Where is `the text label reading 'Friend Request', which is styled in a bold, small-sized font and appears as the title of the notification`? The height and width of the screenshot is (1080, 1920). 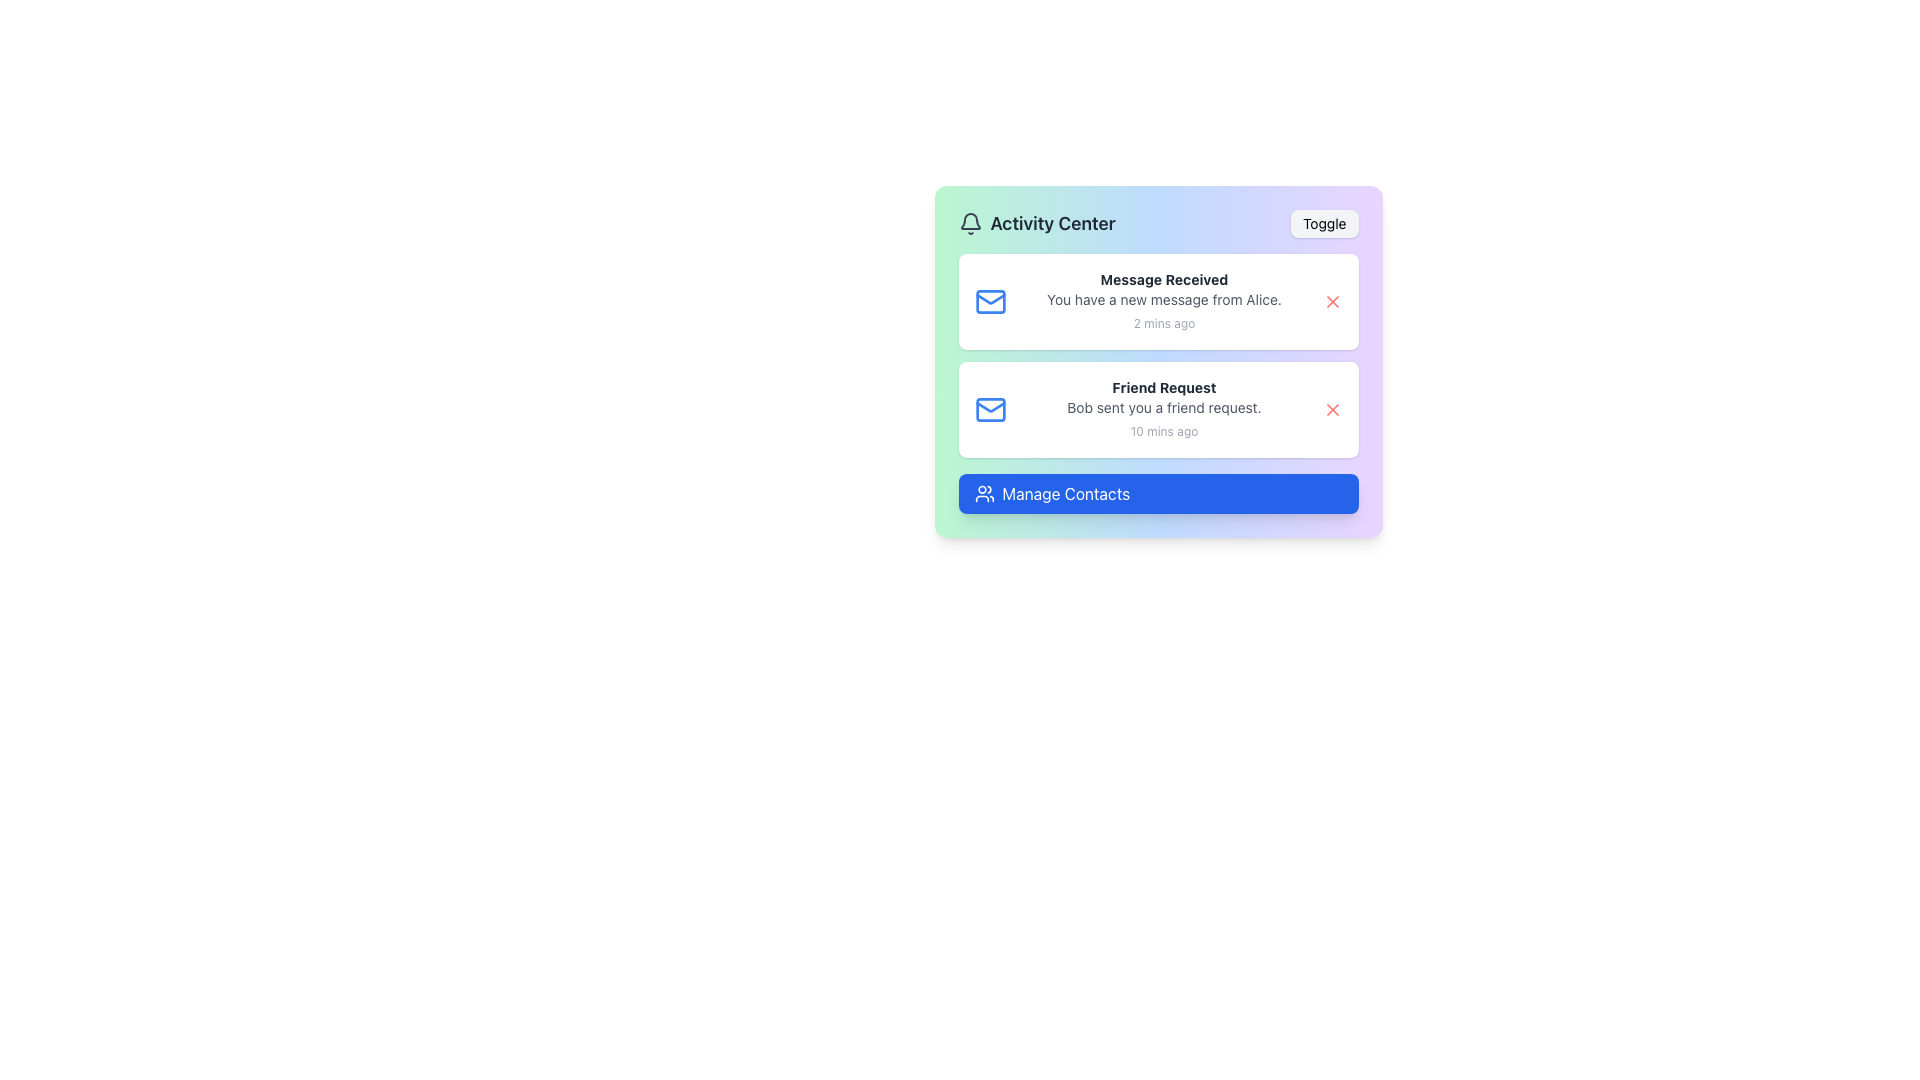 the text label reading 'Friend Request', which is styled in a bold, small-sized font and appears as the title of the notification is located at coordinates (1164, 388).